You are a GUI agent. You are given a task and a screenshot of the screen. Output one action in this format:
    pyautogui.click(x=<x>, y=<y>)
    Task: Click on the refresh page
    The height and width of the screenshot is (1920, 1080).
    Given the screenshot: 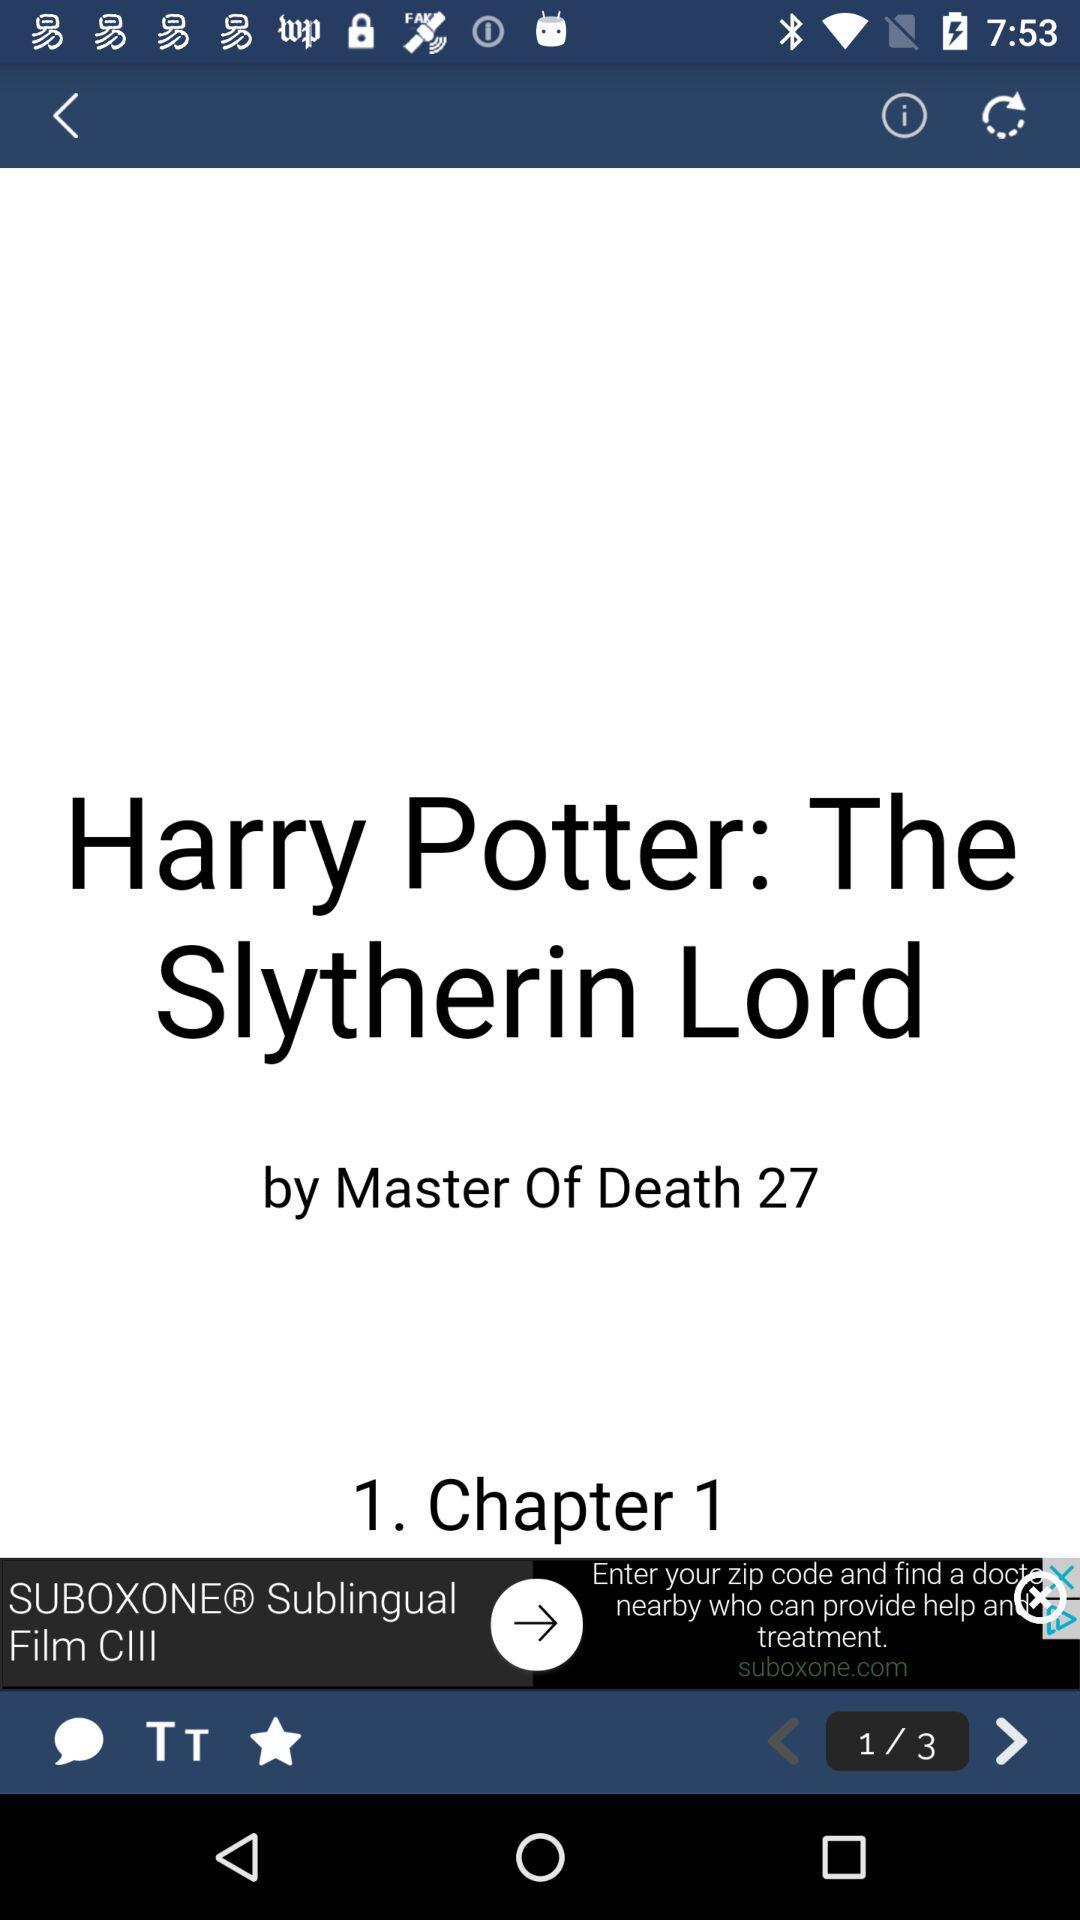 What is the action you would take?
    pyautogui.click(x=1003, y=114)
    